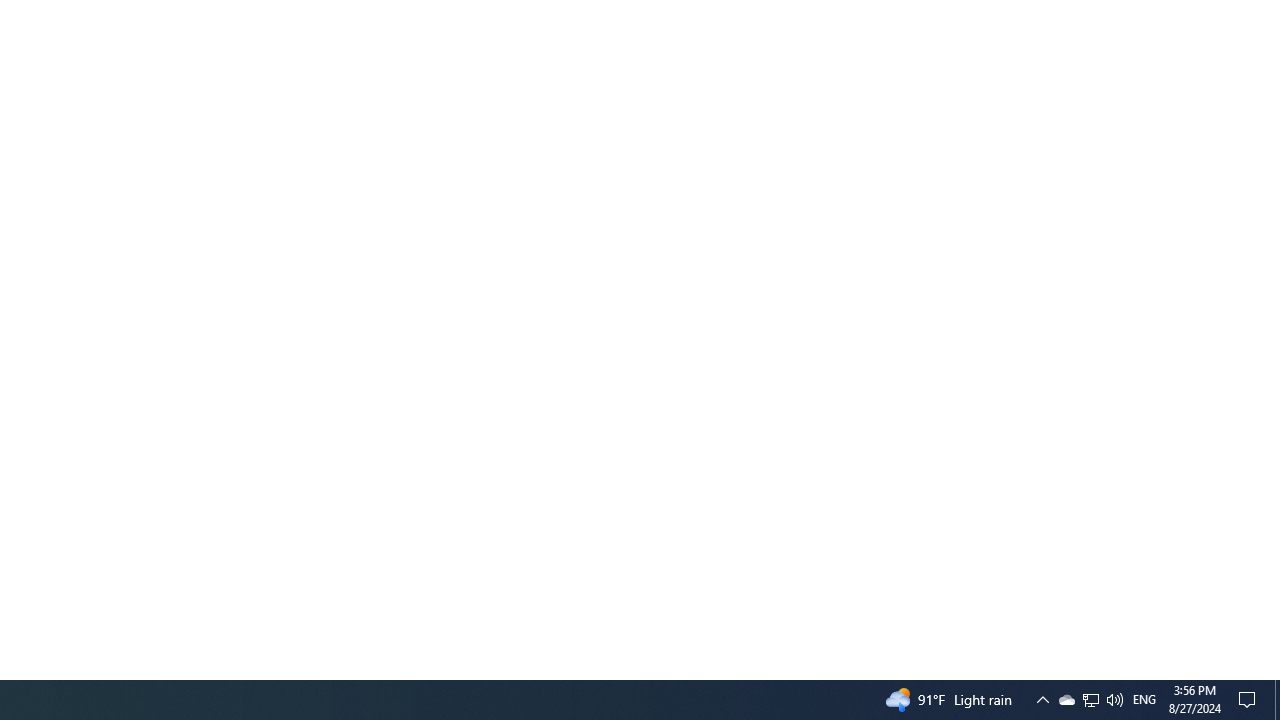 The width and height of the screenshot is (1280, 720). I want to click on 'Q2790: 100%', so click(1144, 698).